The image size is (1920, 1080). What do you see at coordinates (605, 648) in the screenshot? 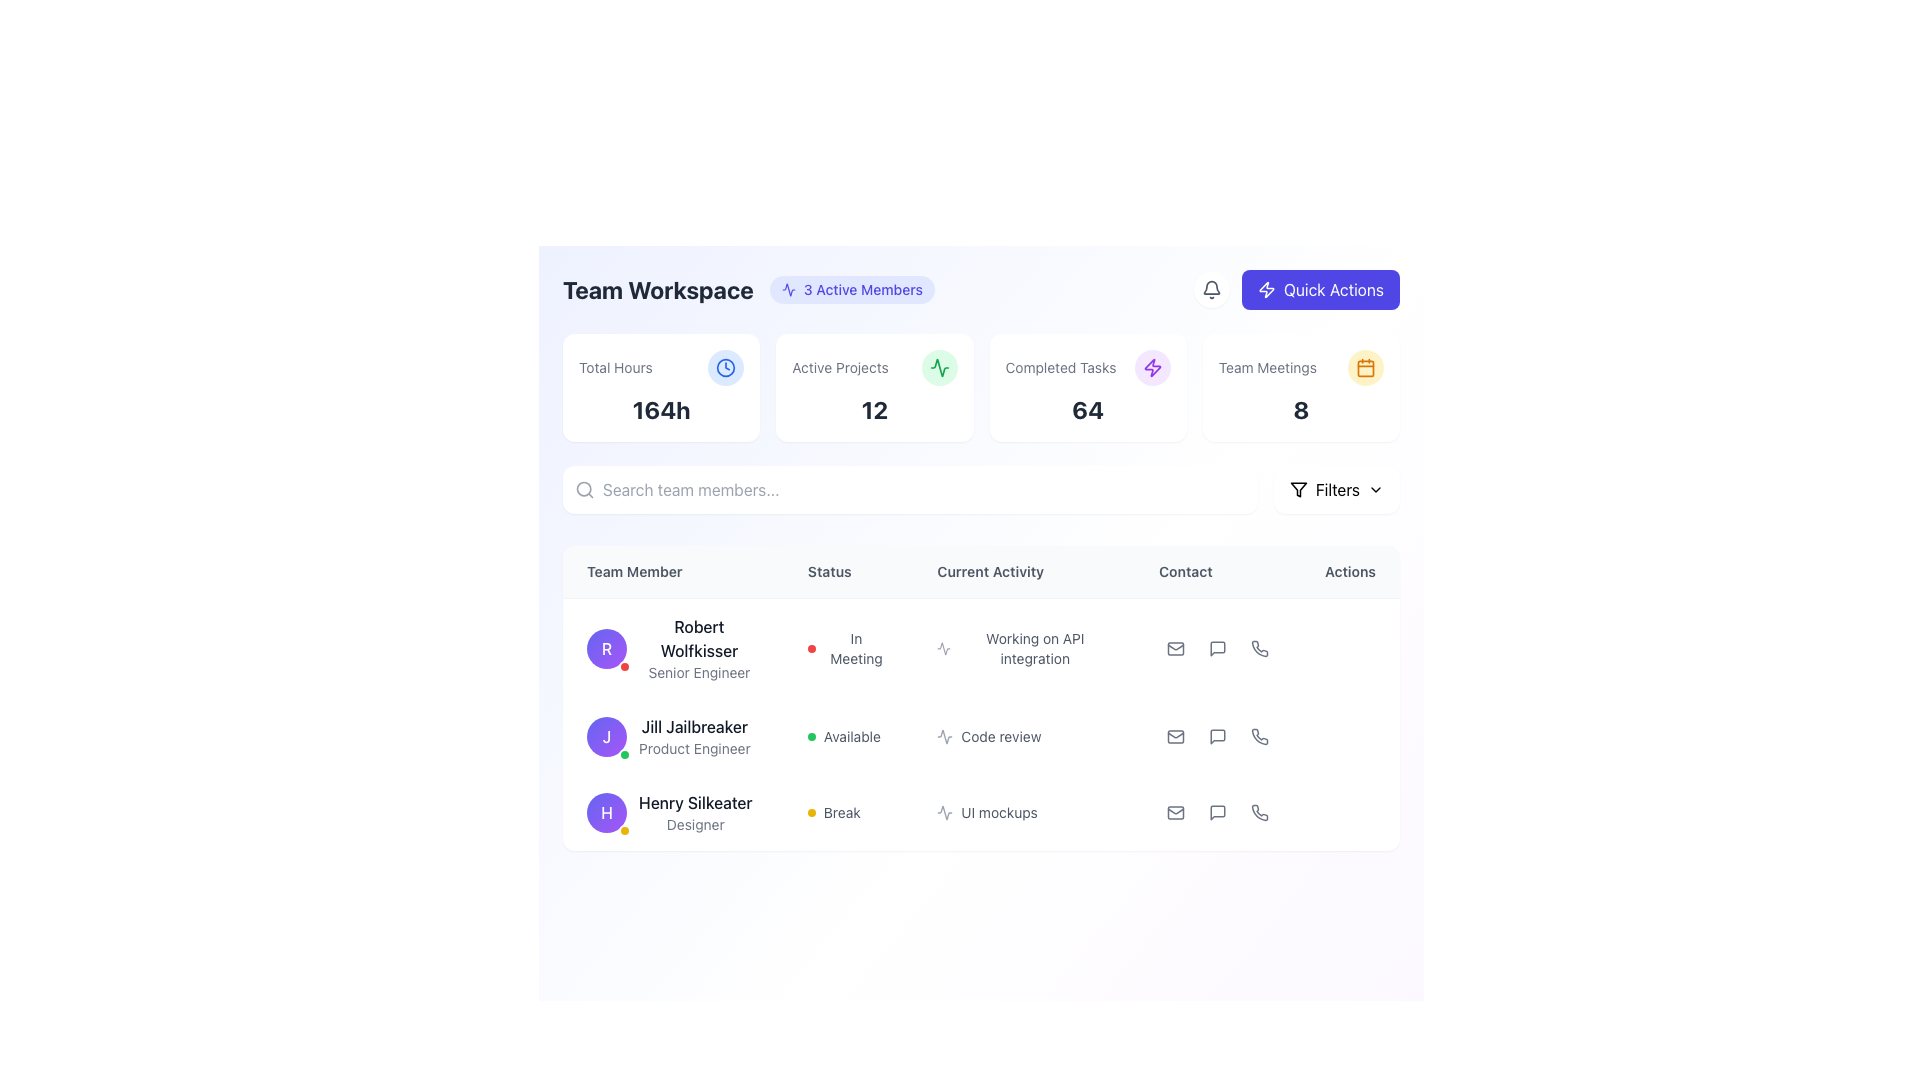
I see `the avatar with a purple gradient background and a white letter 'R'` at bounding box center [605, 648].